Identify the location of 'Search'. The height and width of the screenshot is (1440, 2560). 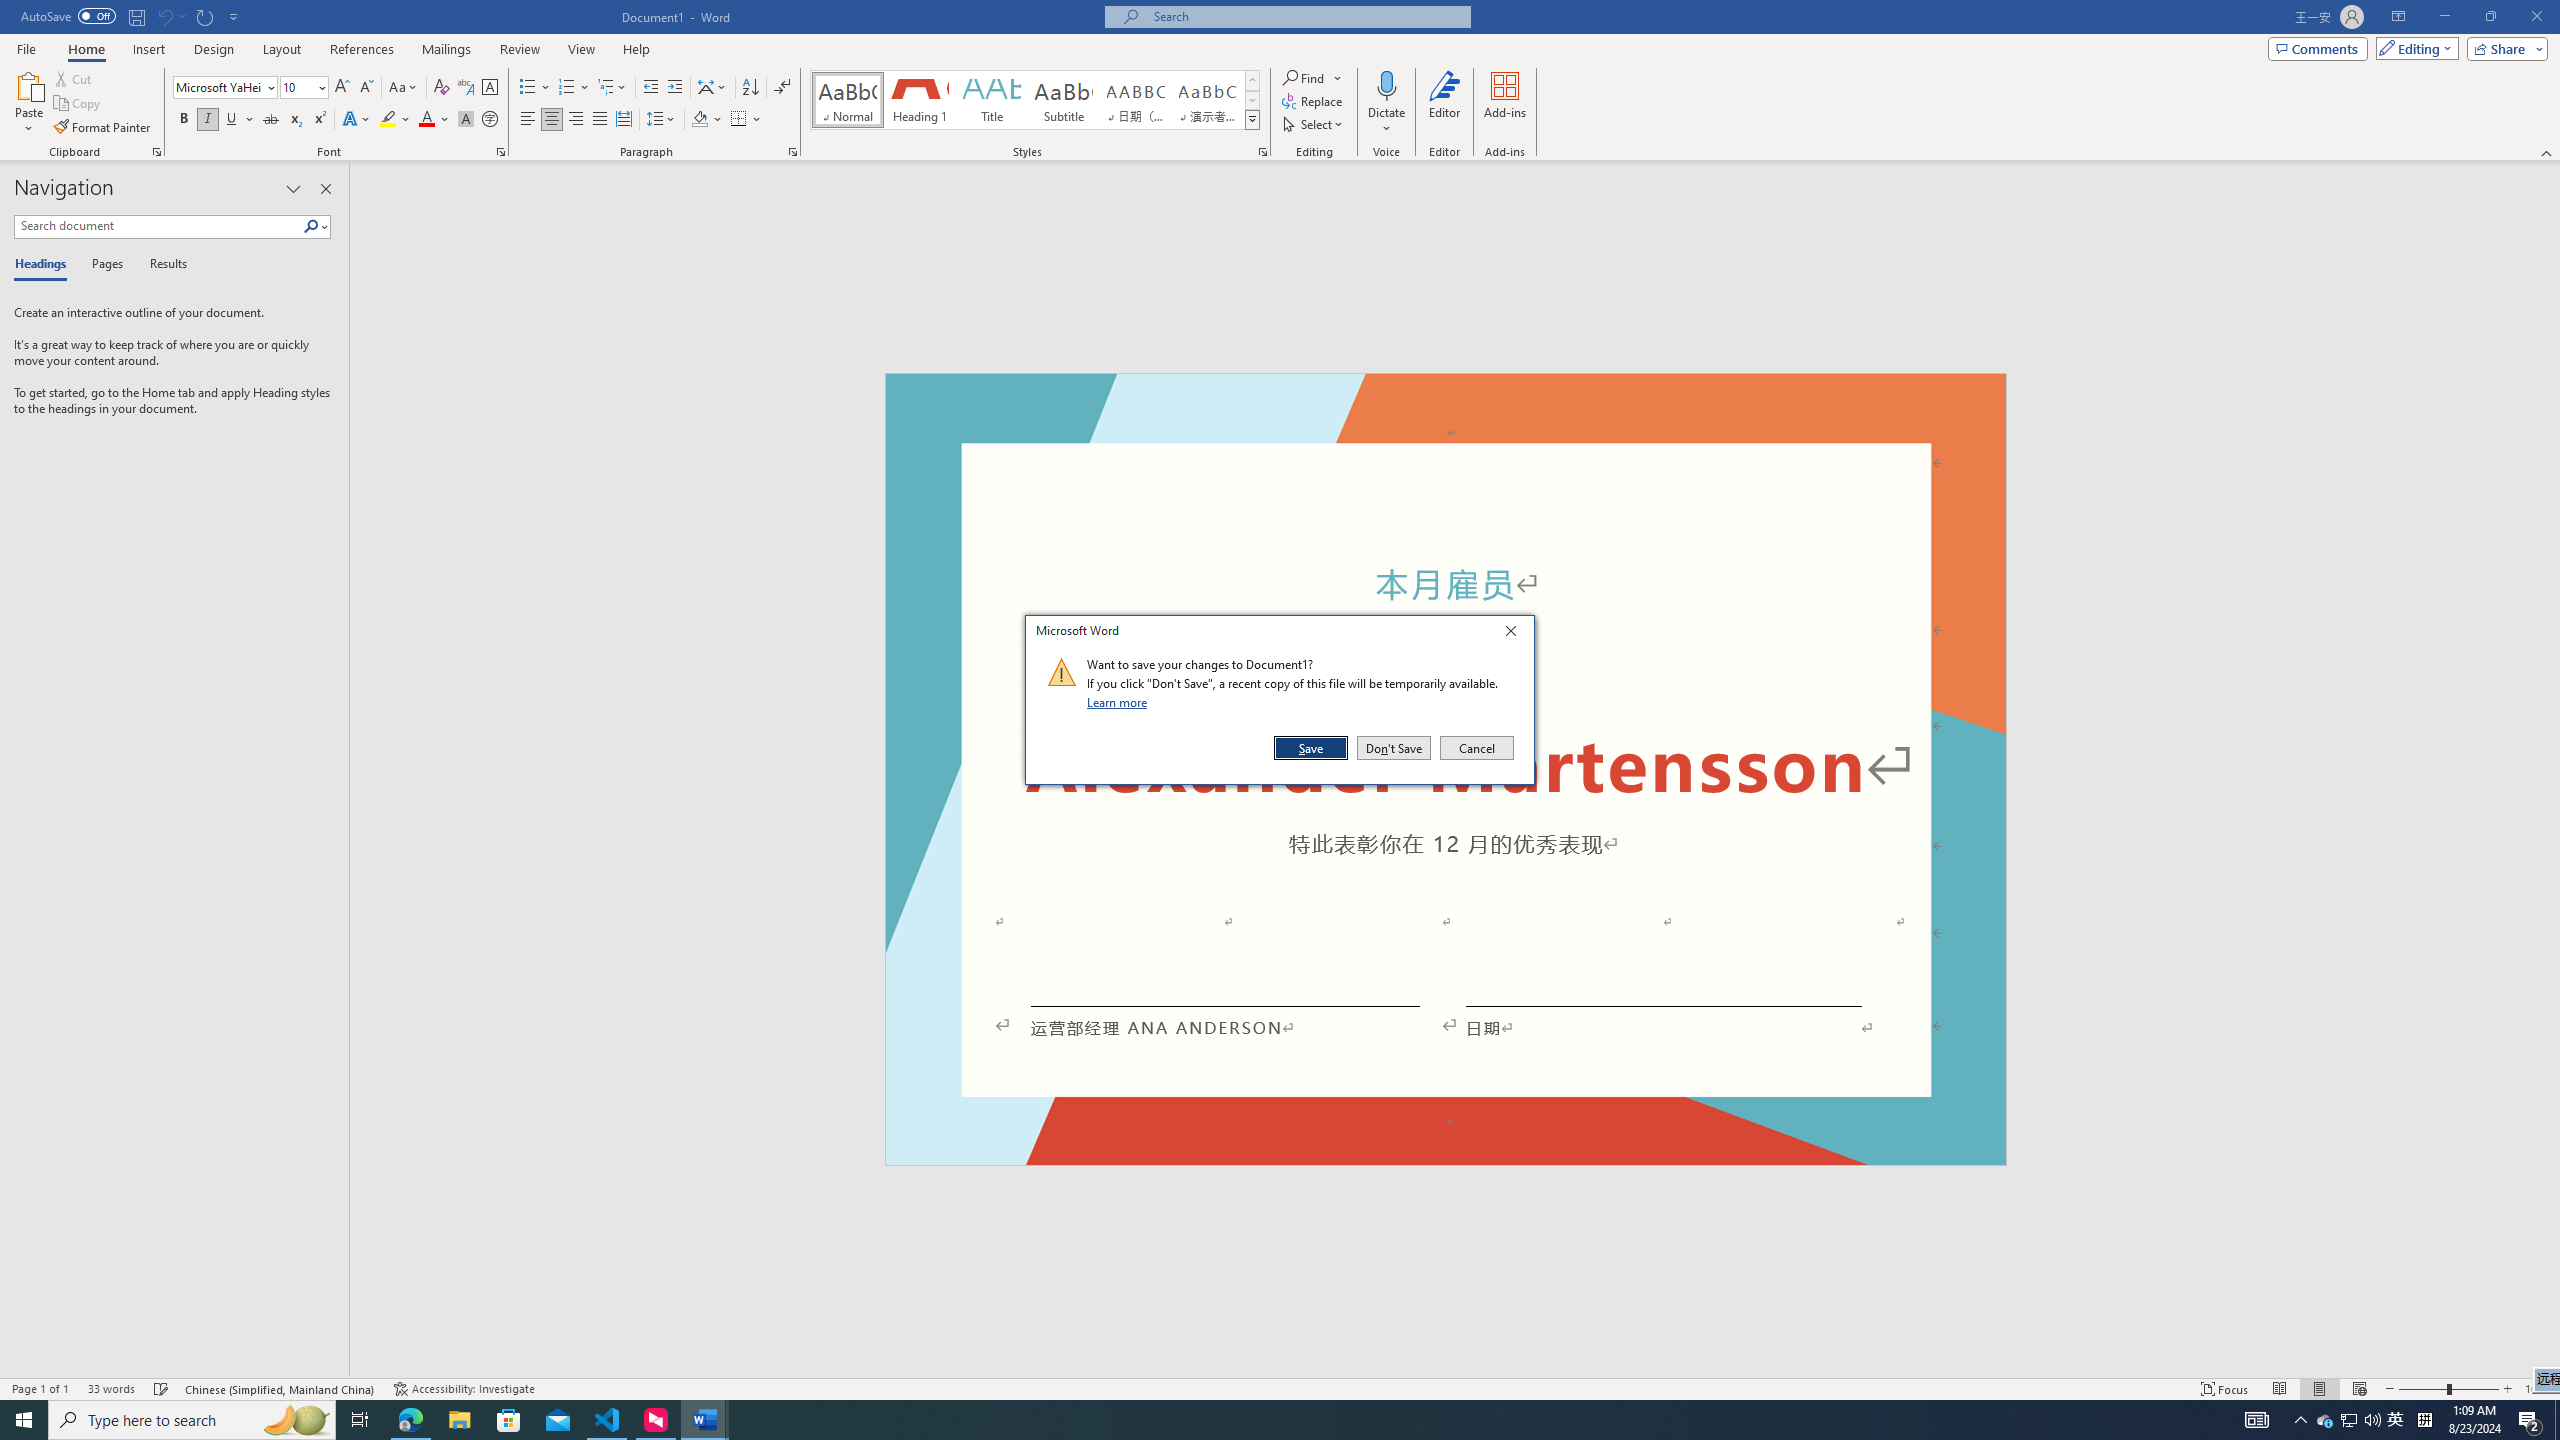
(315, 225).